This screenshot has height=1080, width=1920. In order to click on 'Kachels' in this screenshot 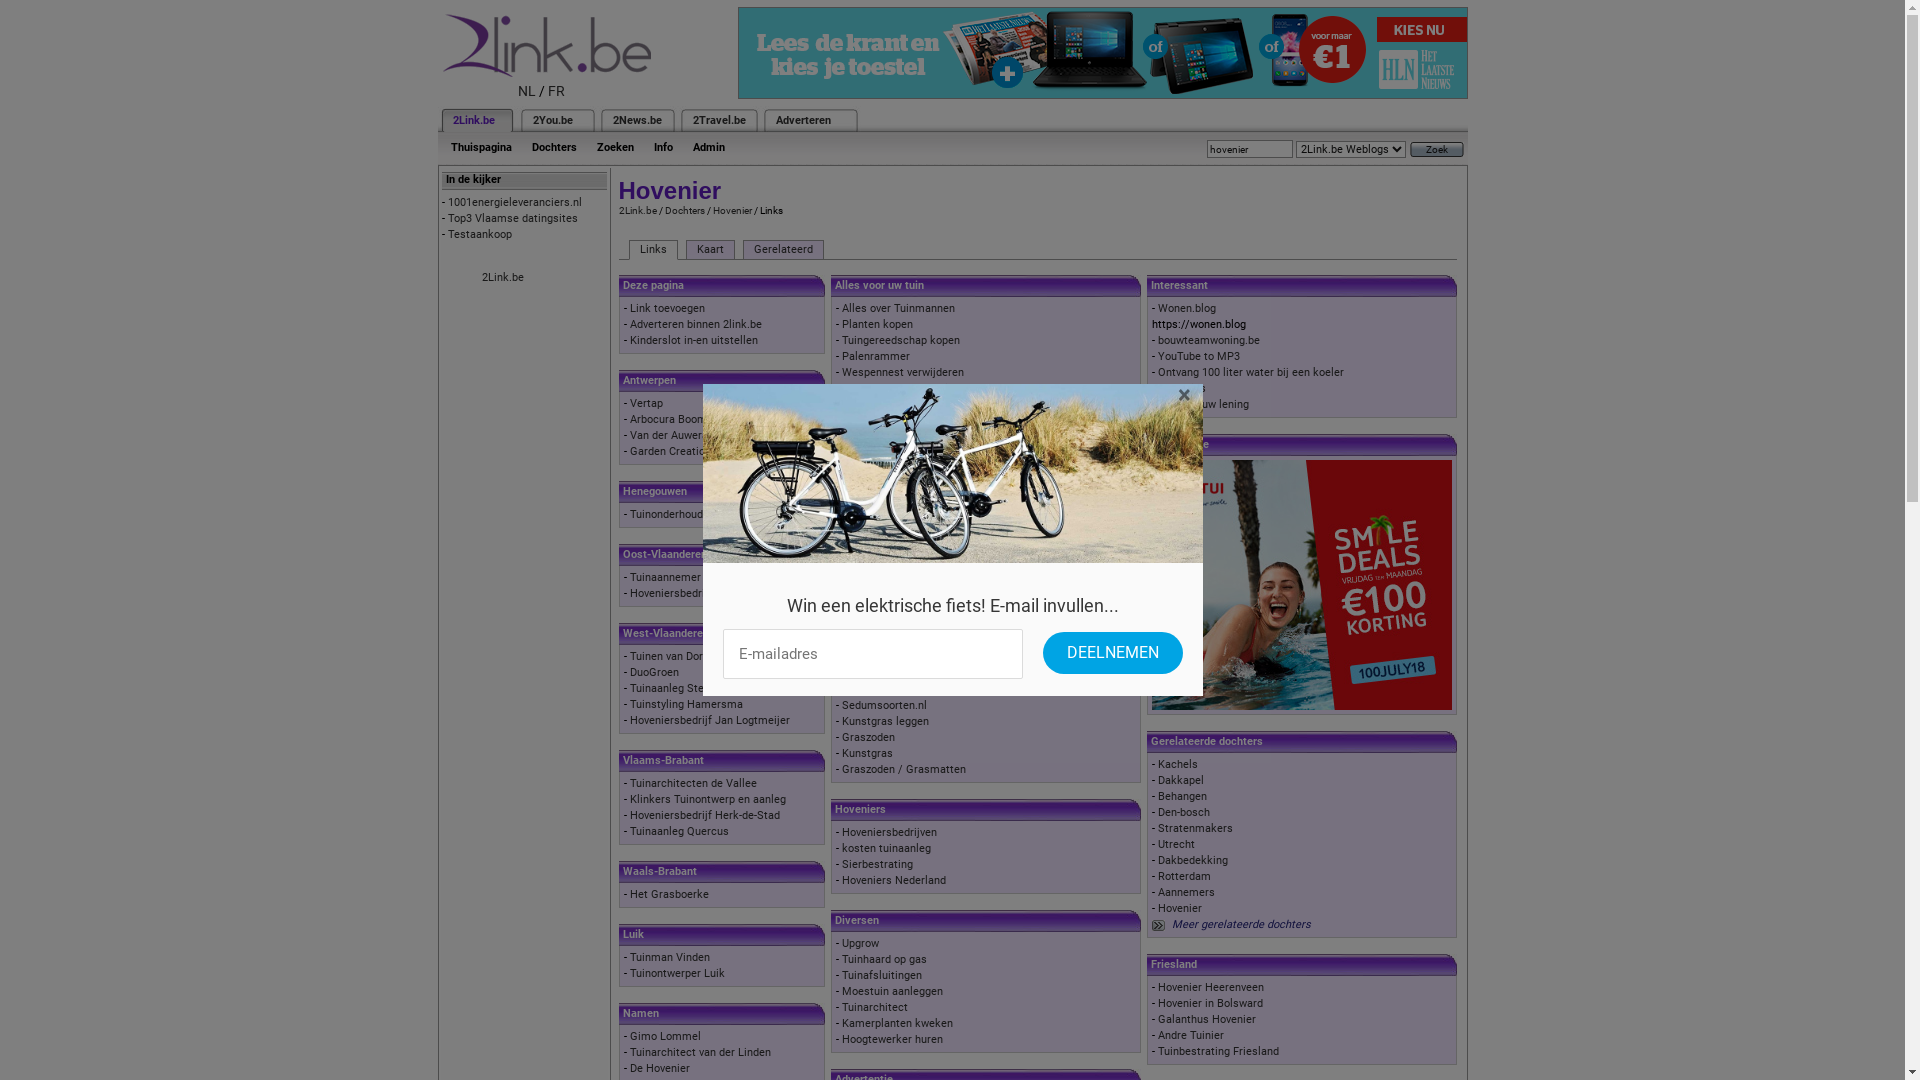, I will do `click(1177, 764)`.